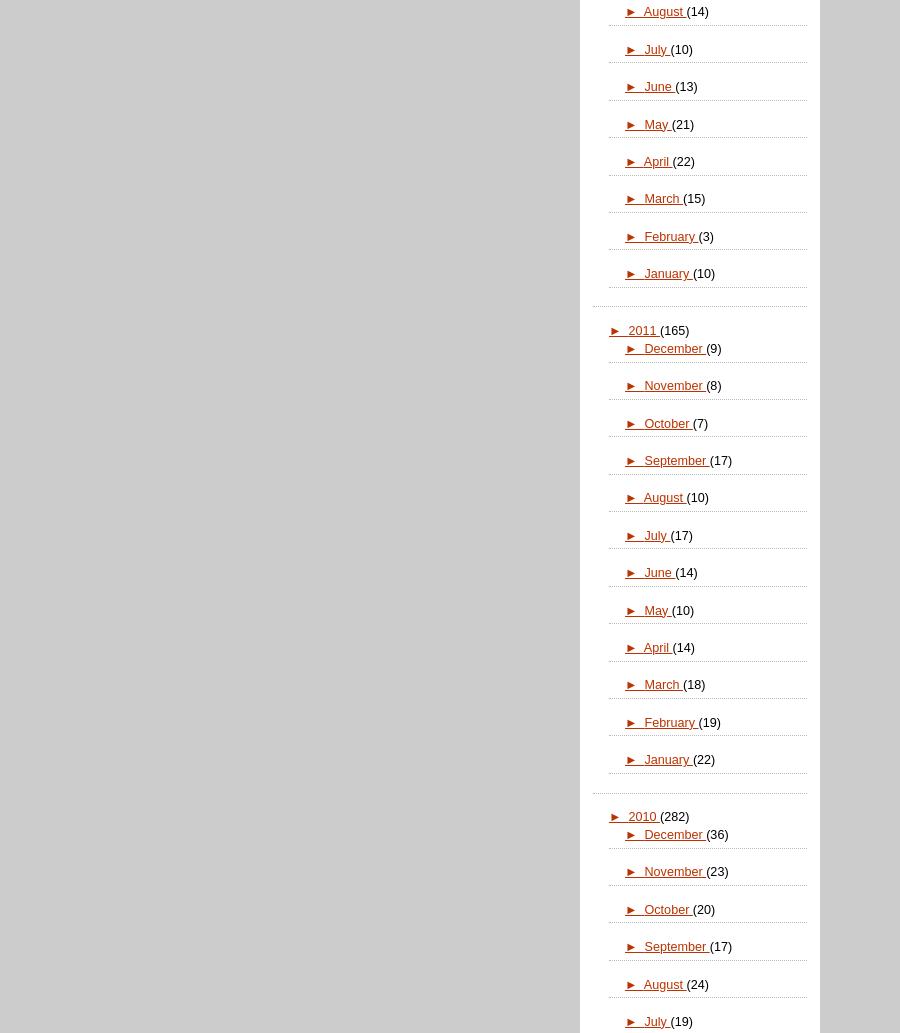 The width and height of the screenshot is (900, 1033). What do you see at coordinates (702, 908) in the screenshot?
I see `'(20)'` at bounding box center [702, 908].